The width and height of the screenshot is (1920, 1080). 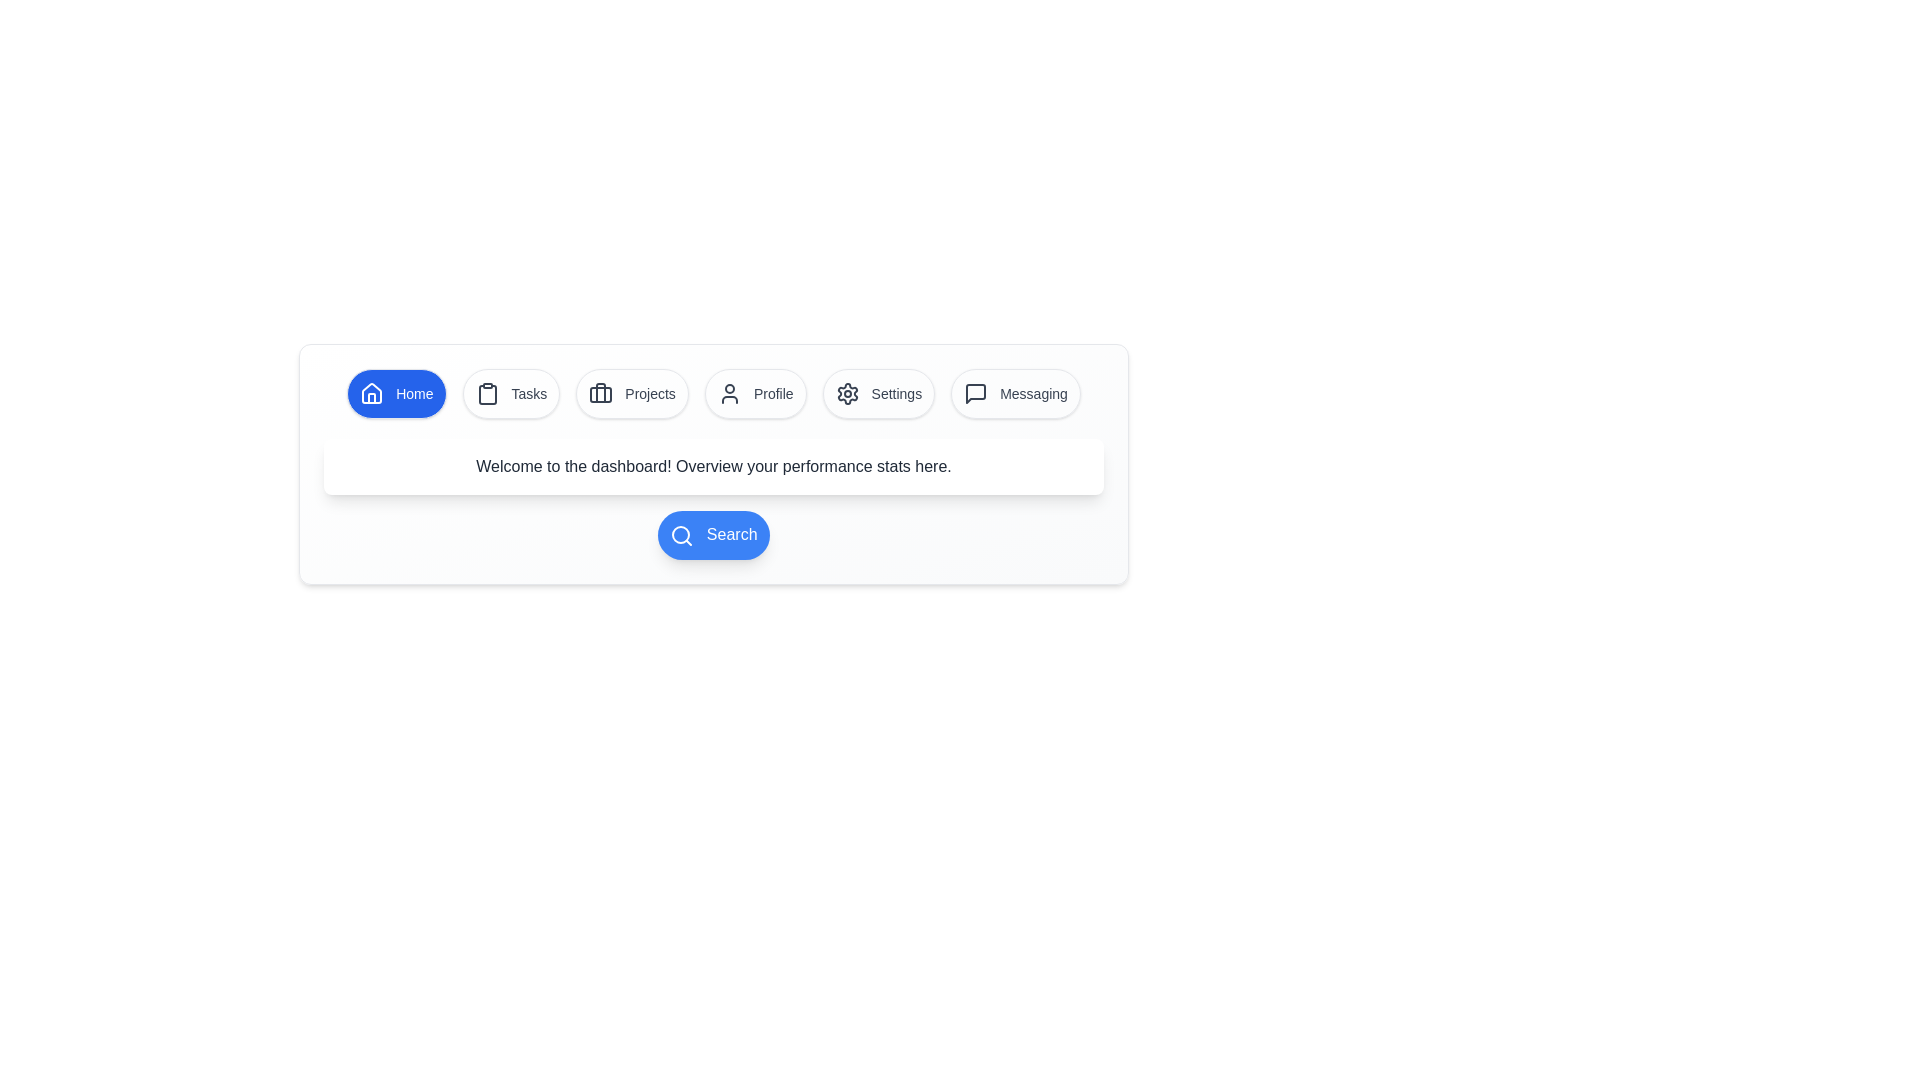 What do you see at coordinates (631, 393) in the screenshot?
I see `the 'Projects' button located in the horizontal navigation bar, which is the third button from the left, positioned between 'Tasks' and 'Profile'` at bounding box center [631, 393].